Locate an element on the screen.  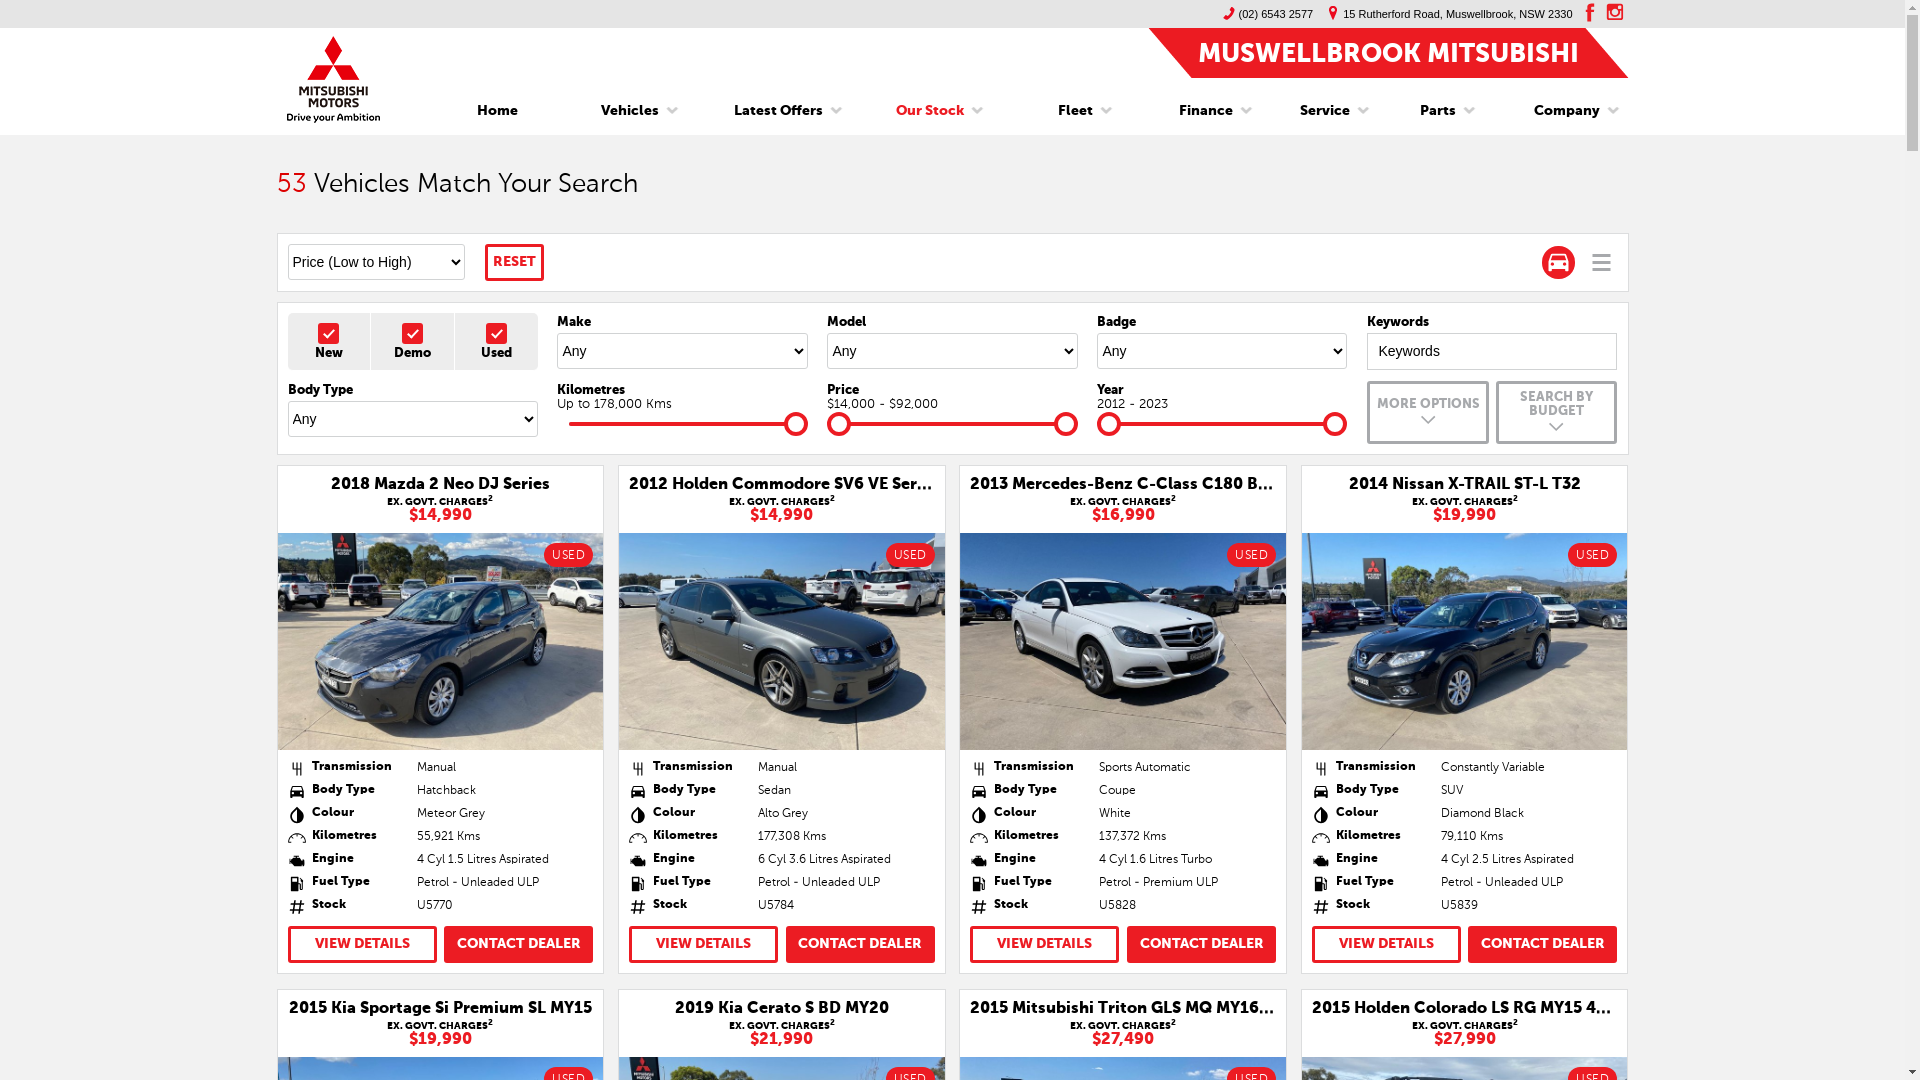
'facebook' is located at coordinates (1586, 11).